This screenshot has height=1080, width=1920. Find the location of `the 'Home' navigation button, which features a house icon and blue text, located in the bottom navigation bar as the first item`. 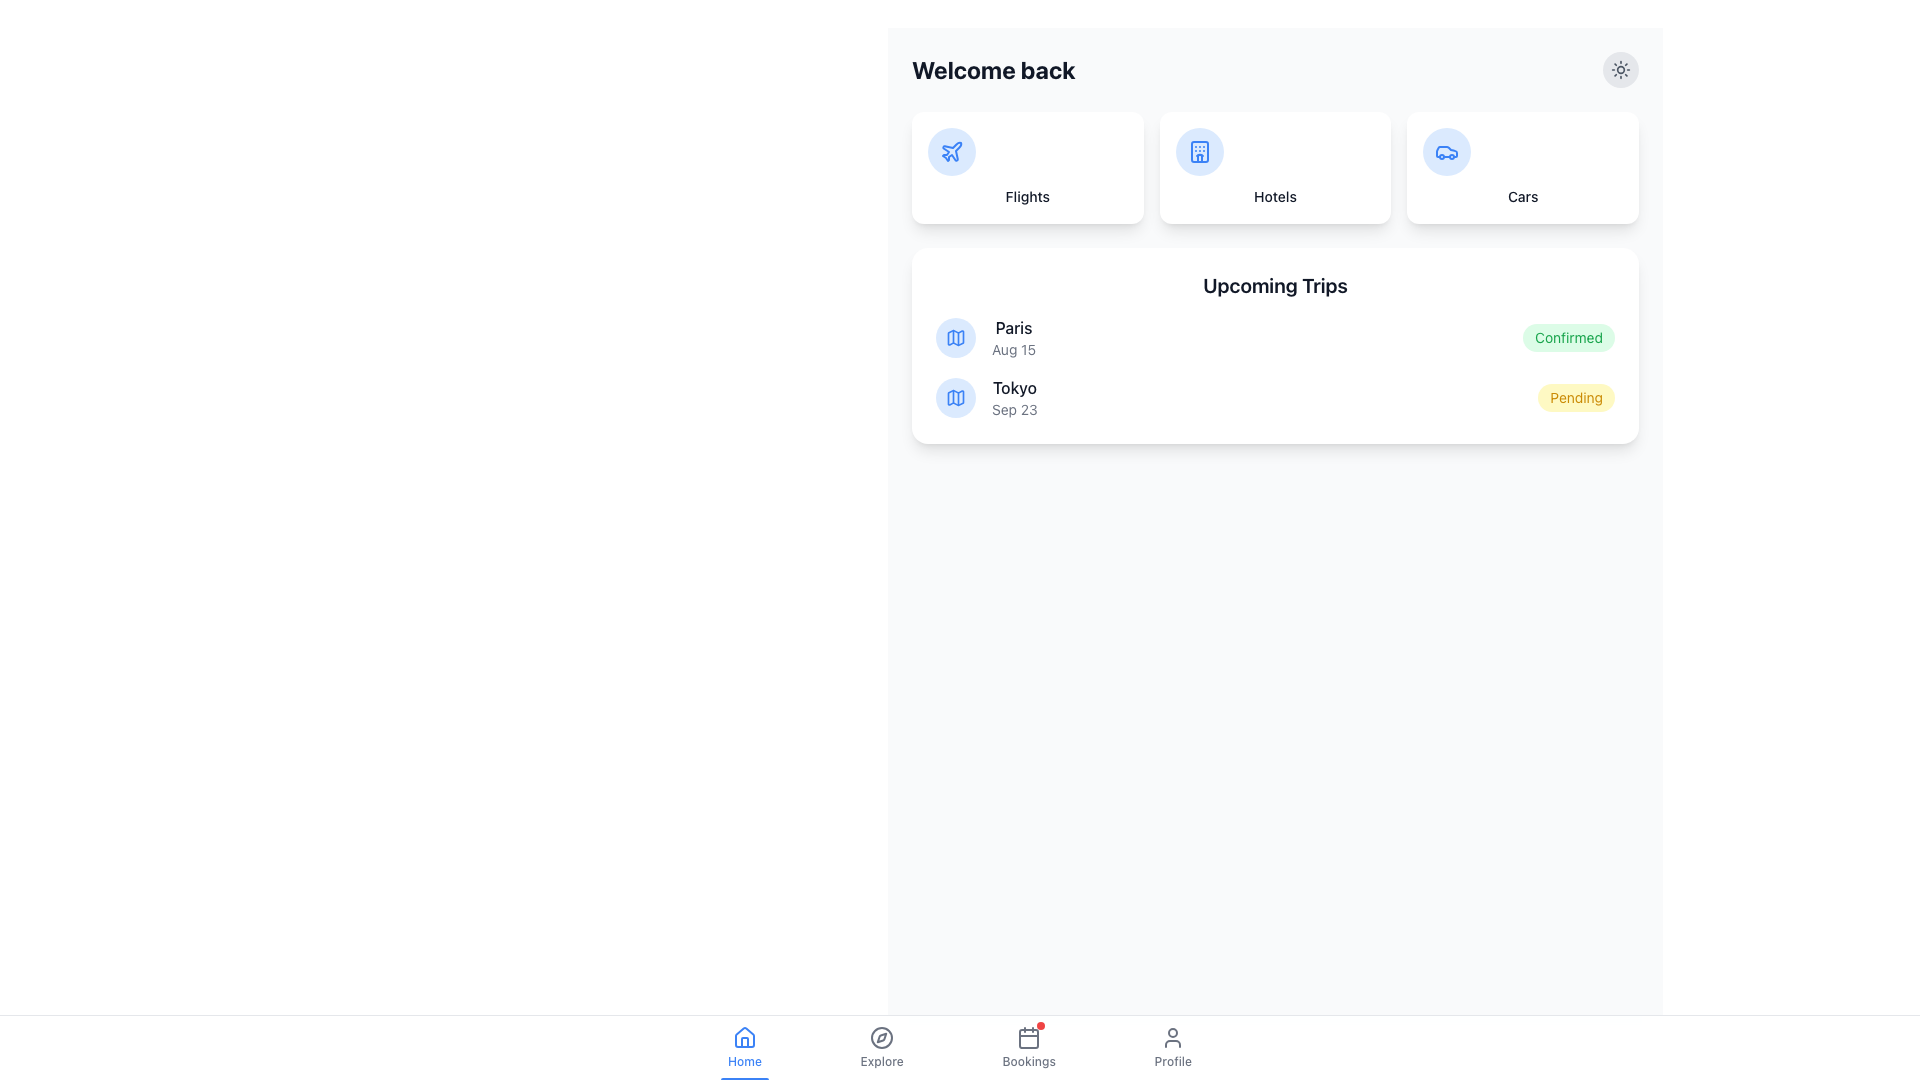

the 'Home' navigation button, which features a house icon and blue text, located in the bottom navigation bar as the first item is located at coordinates (743, 1047).